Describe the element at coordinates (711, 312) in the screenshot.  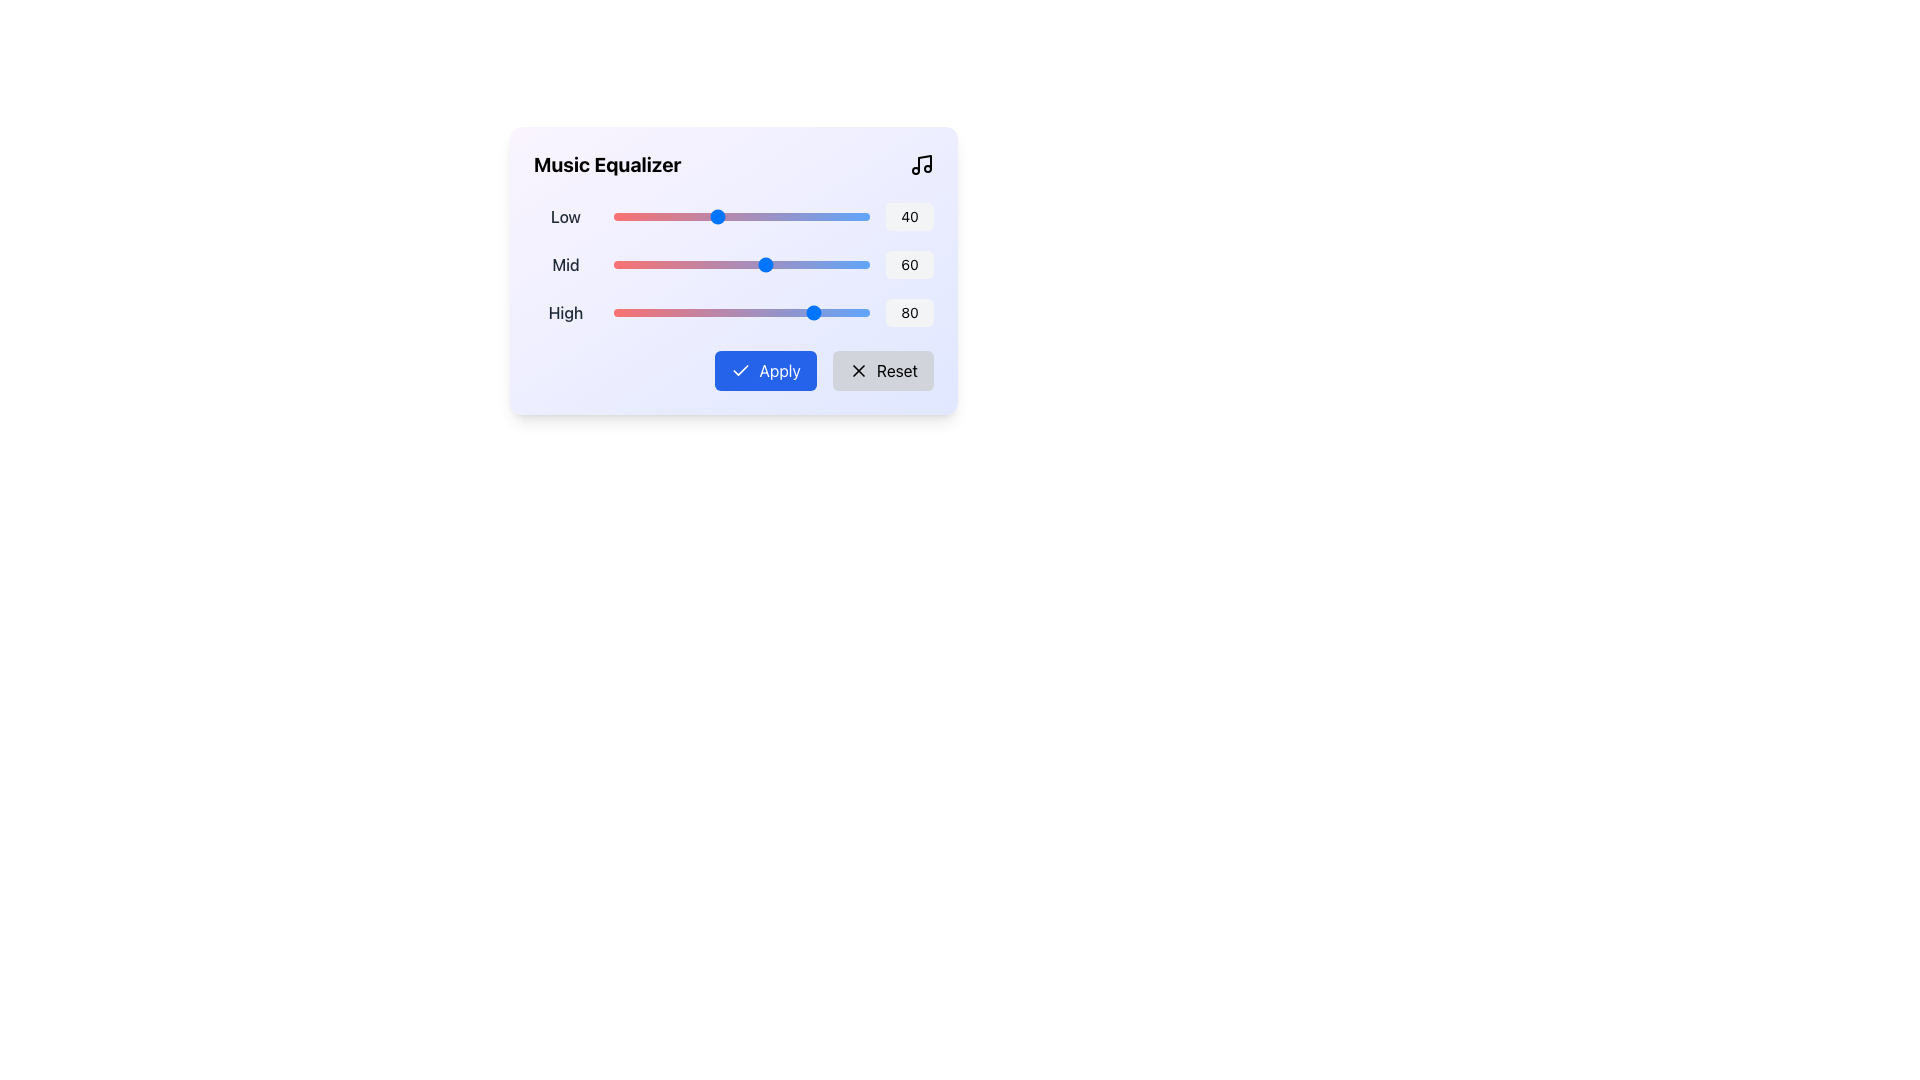
I see `the 'High' audio frequency` at that location.